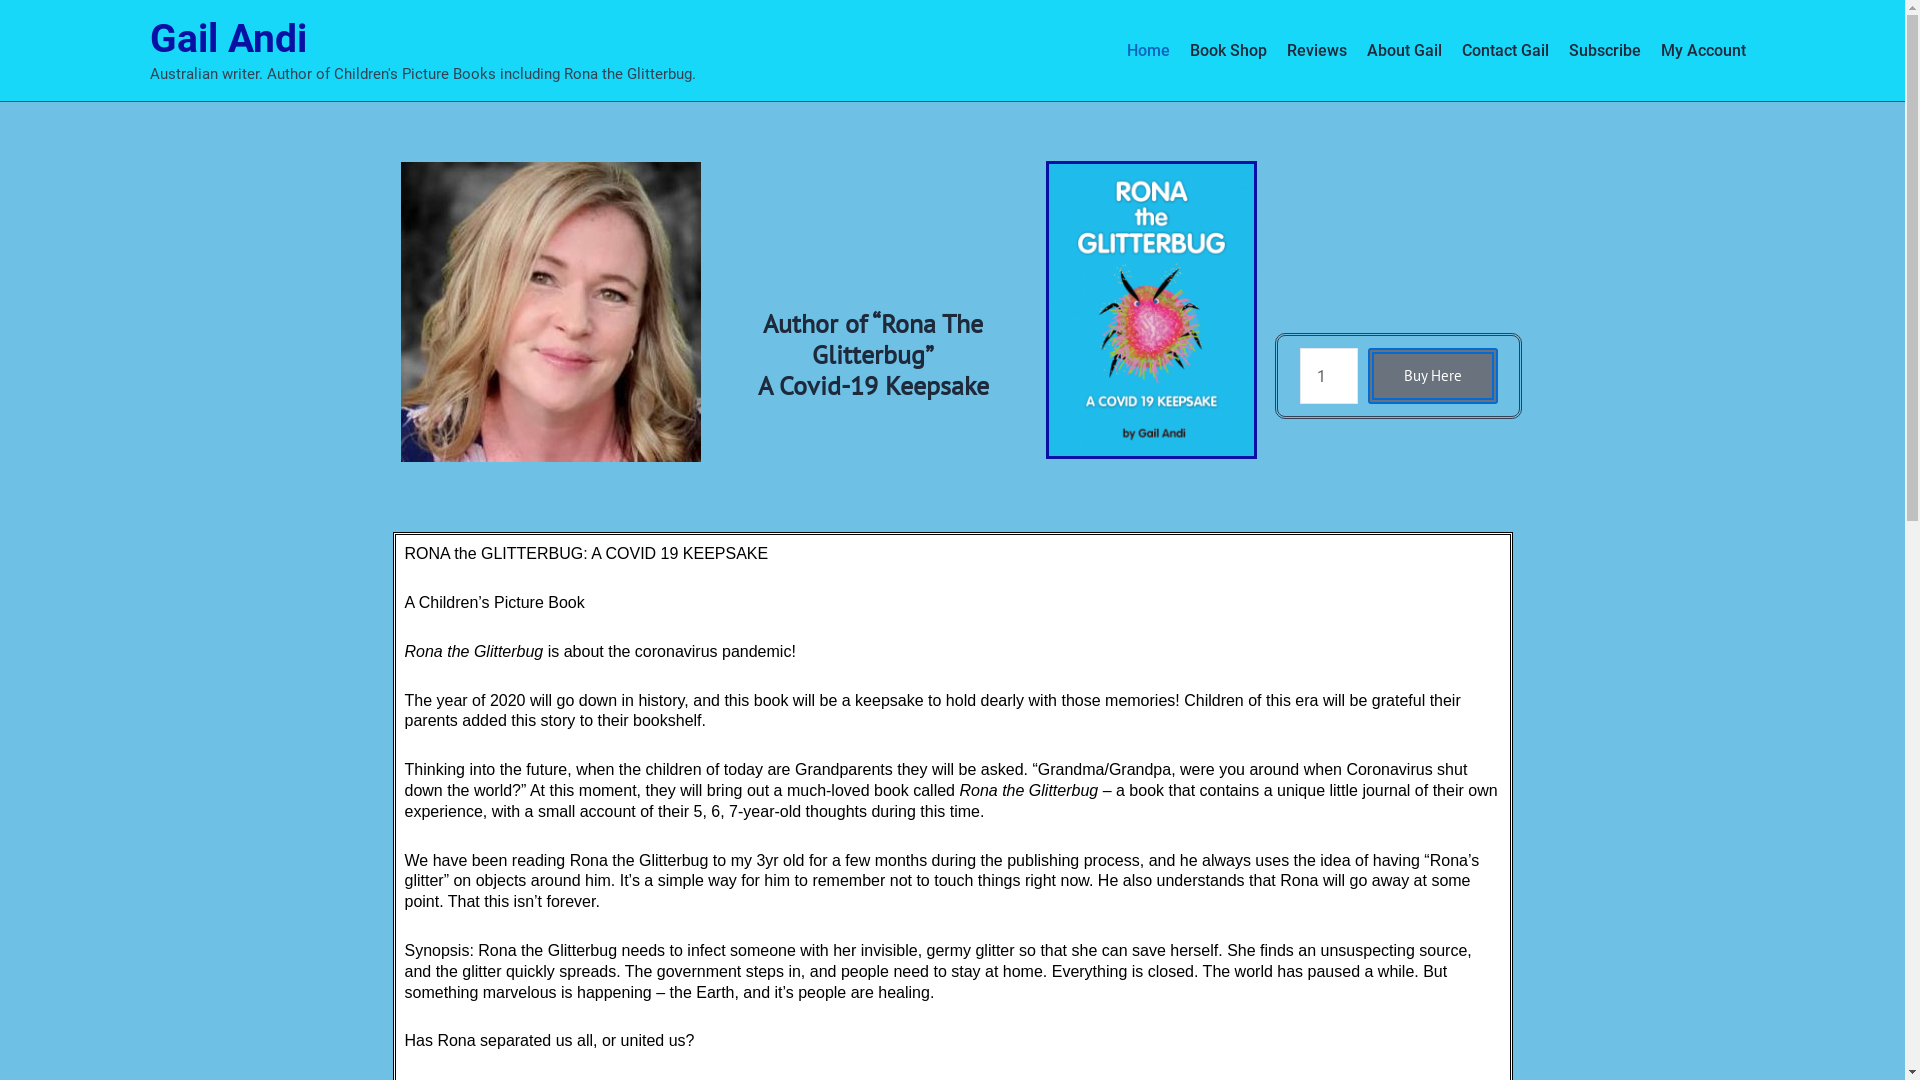 This screenshot has width=1920, height=1080. Describe the element at coordinates (1147, 49) in the screenshot. I see `'Home'` at that location.